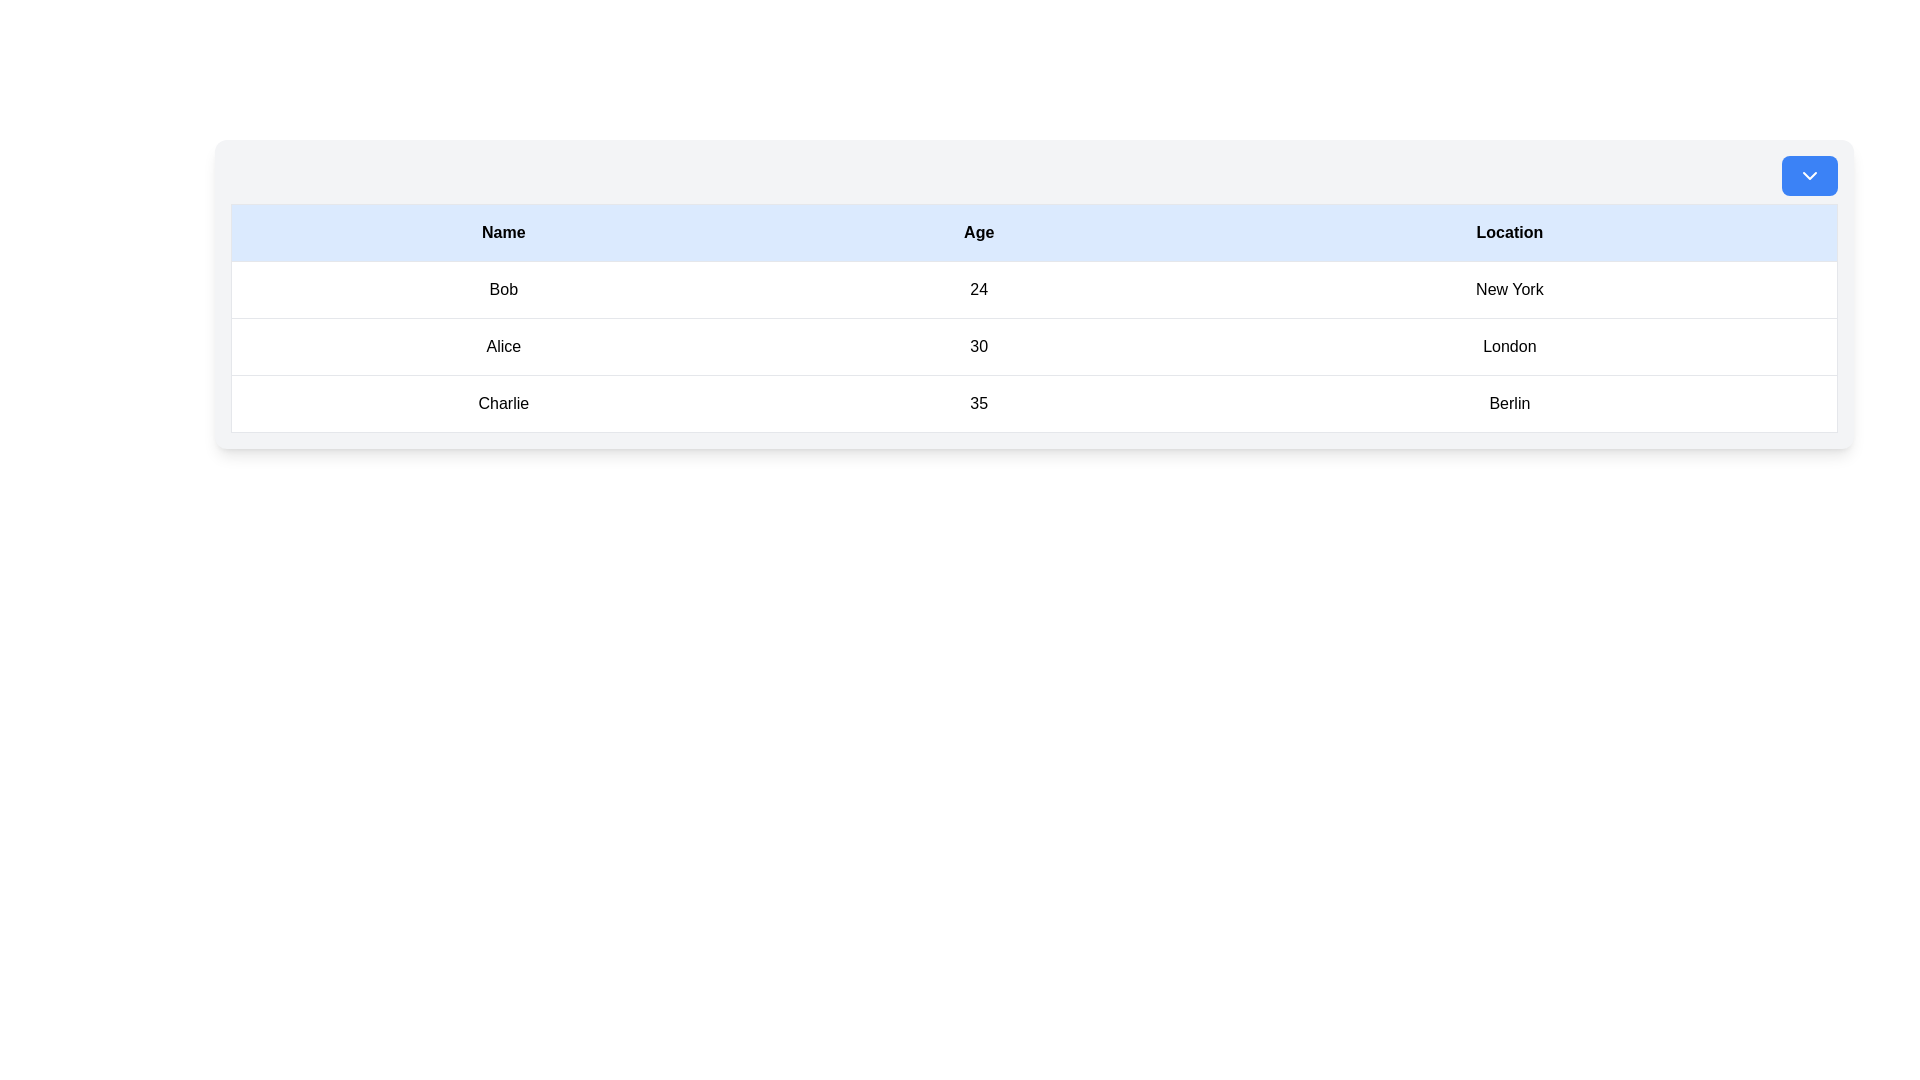 The width and height of the screenshot is (1920, 1080). Describe the element at coordinates (503, 231) in the screenshot. I see `the header cell displaying the text 'Name' in bold, located in the top-left of the table with a light blue background` at that location.